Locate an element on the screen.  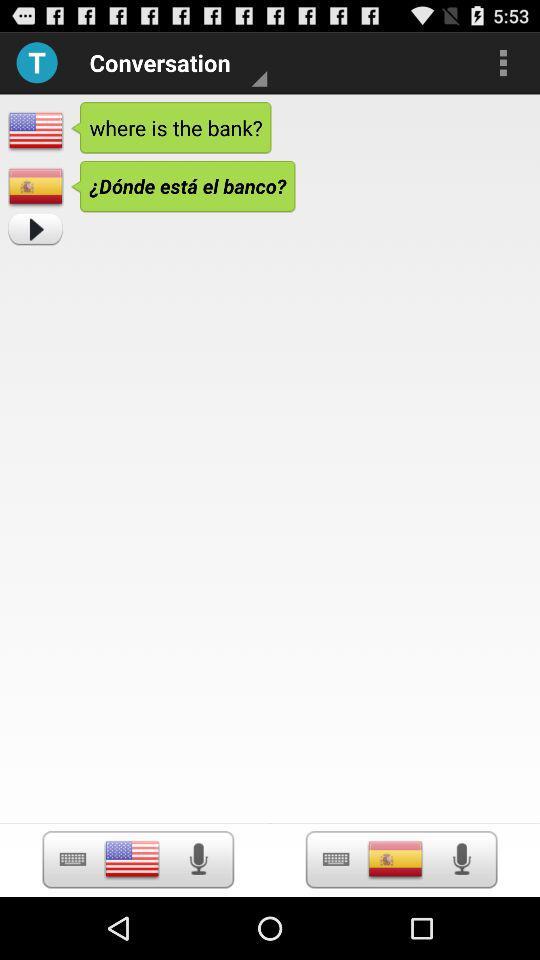
the microphone icon is located at coordinates (198, 920).